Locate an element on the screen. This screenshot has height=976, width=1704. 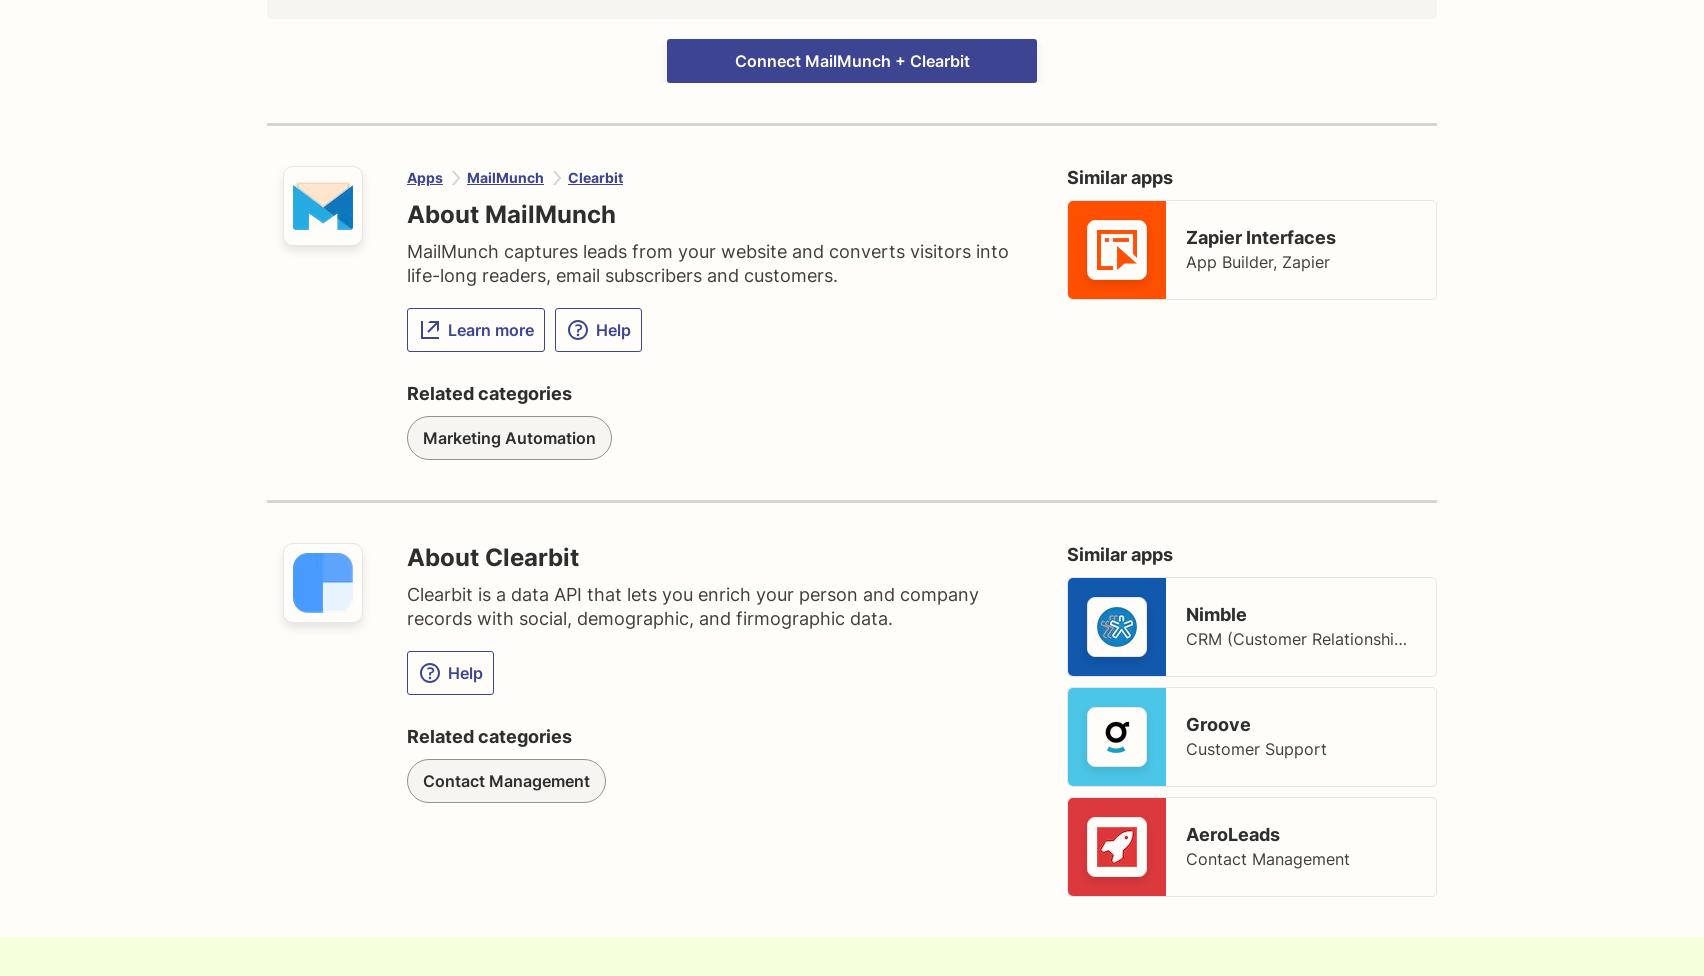
'Zapier Interfaces' is located at coordinates (1259, 236).